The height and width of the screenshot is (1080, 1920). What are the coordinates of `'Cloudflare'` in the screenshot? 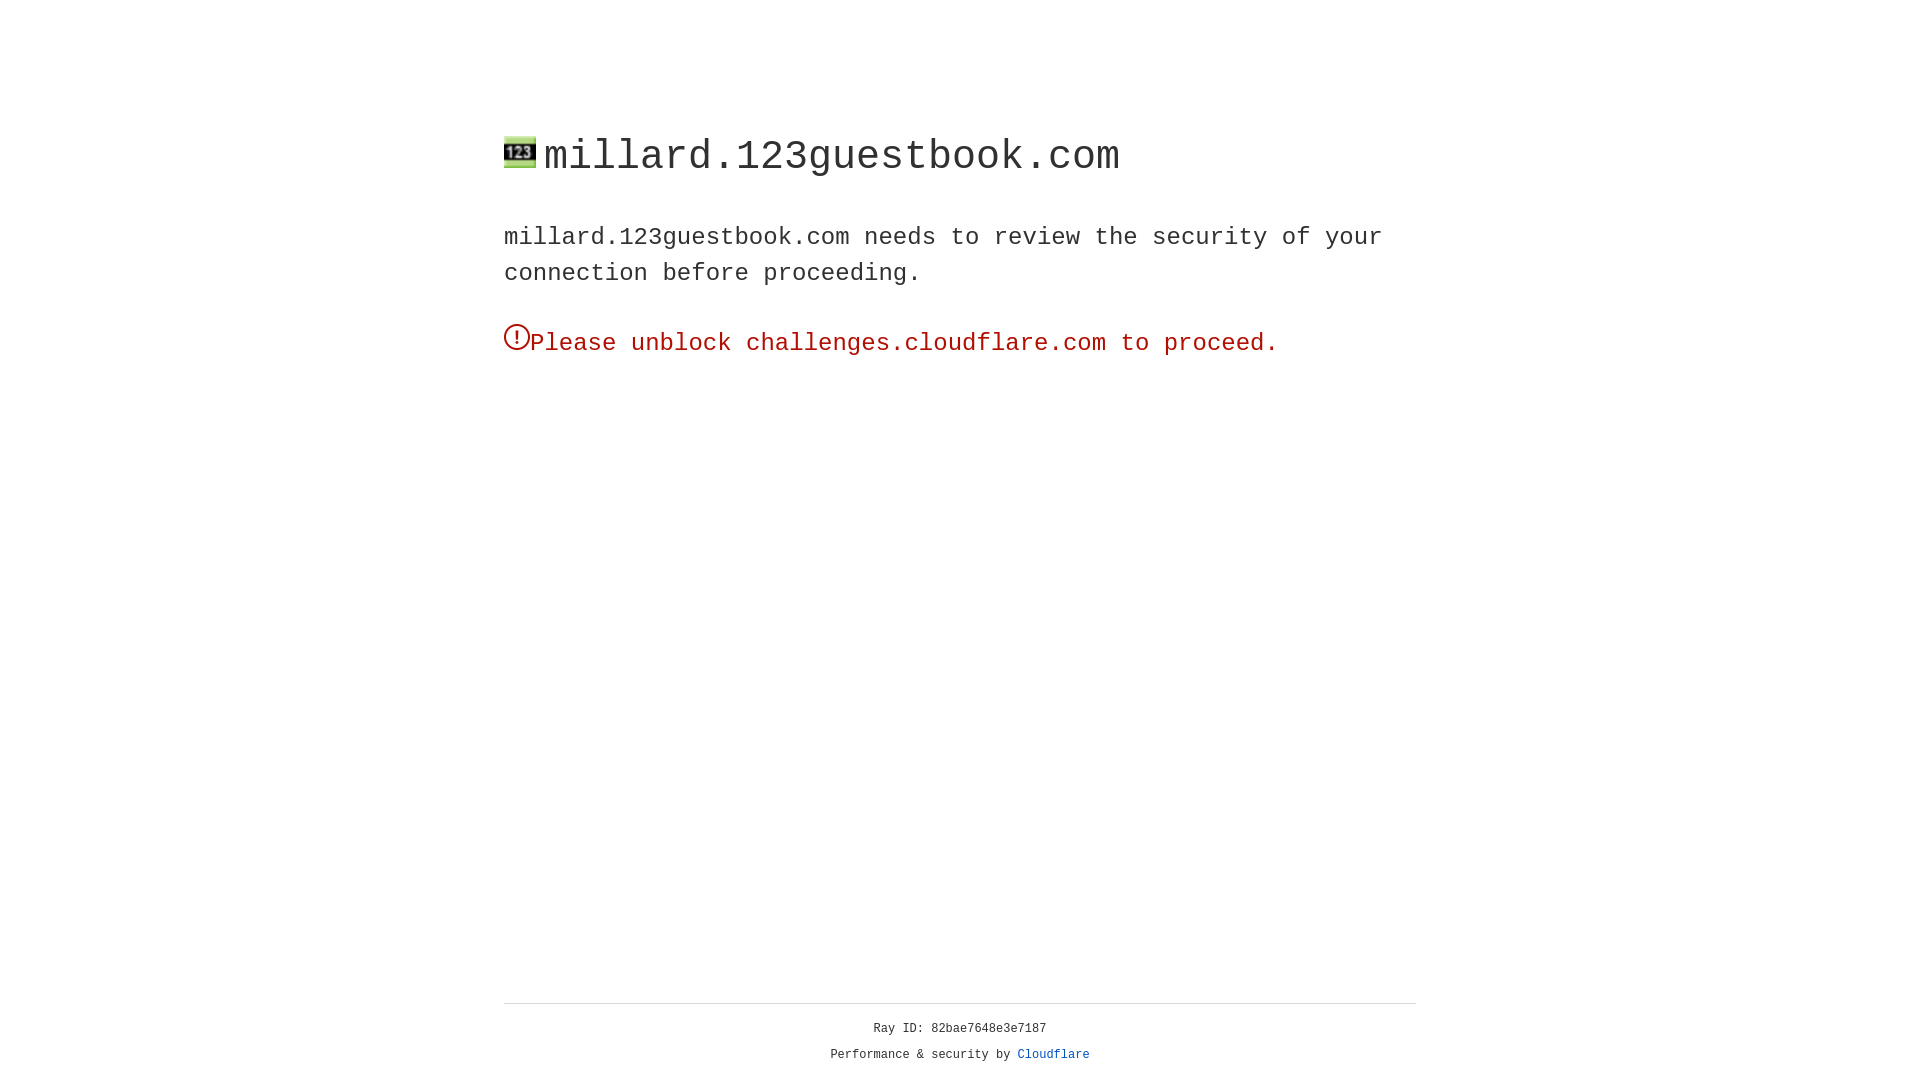 It's located at (1053, 1054).